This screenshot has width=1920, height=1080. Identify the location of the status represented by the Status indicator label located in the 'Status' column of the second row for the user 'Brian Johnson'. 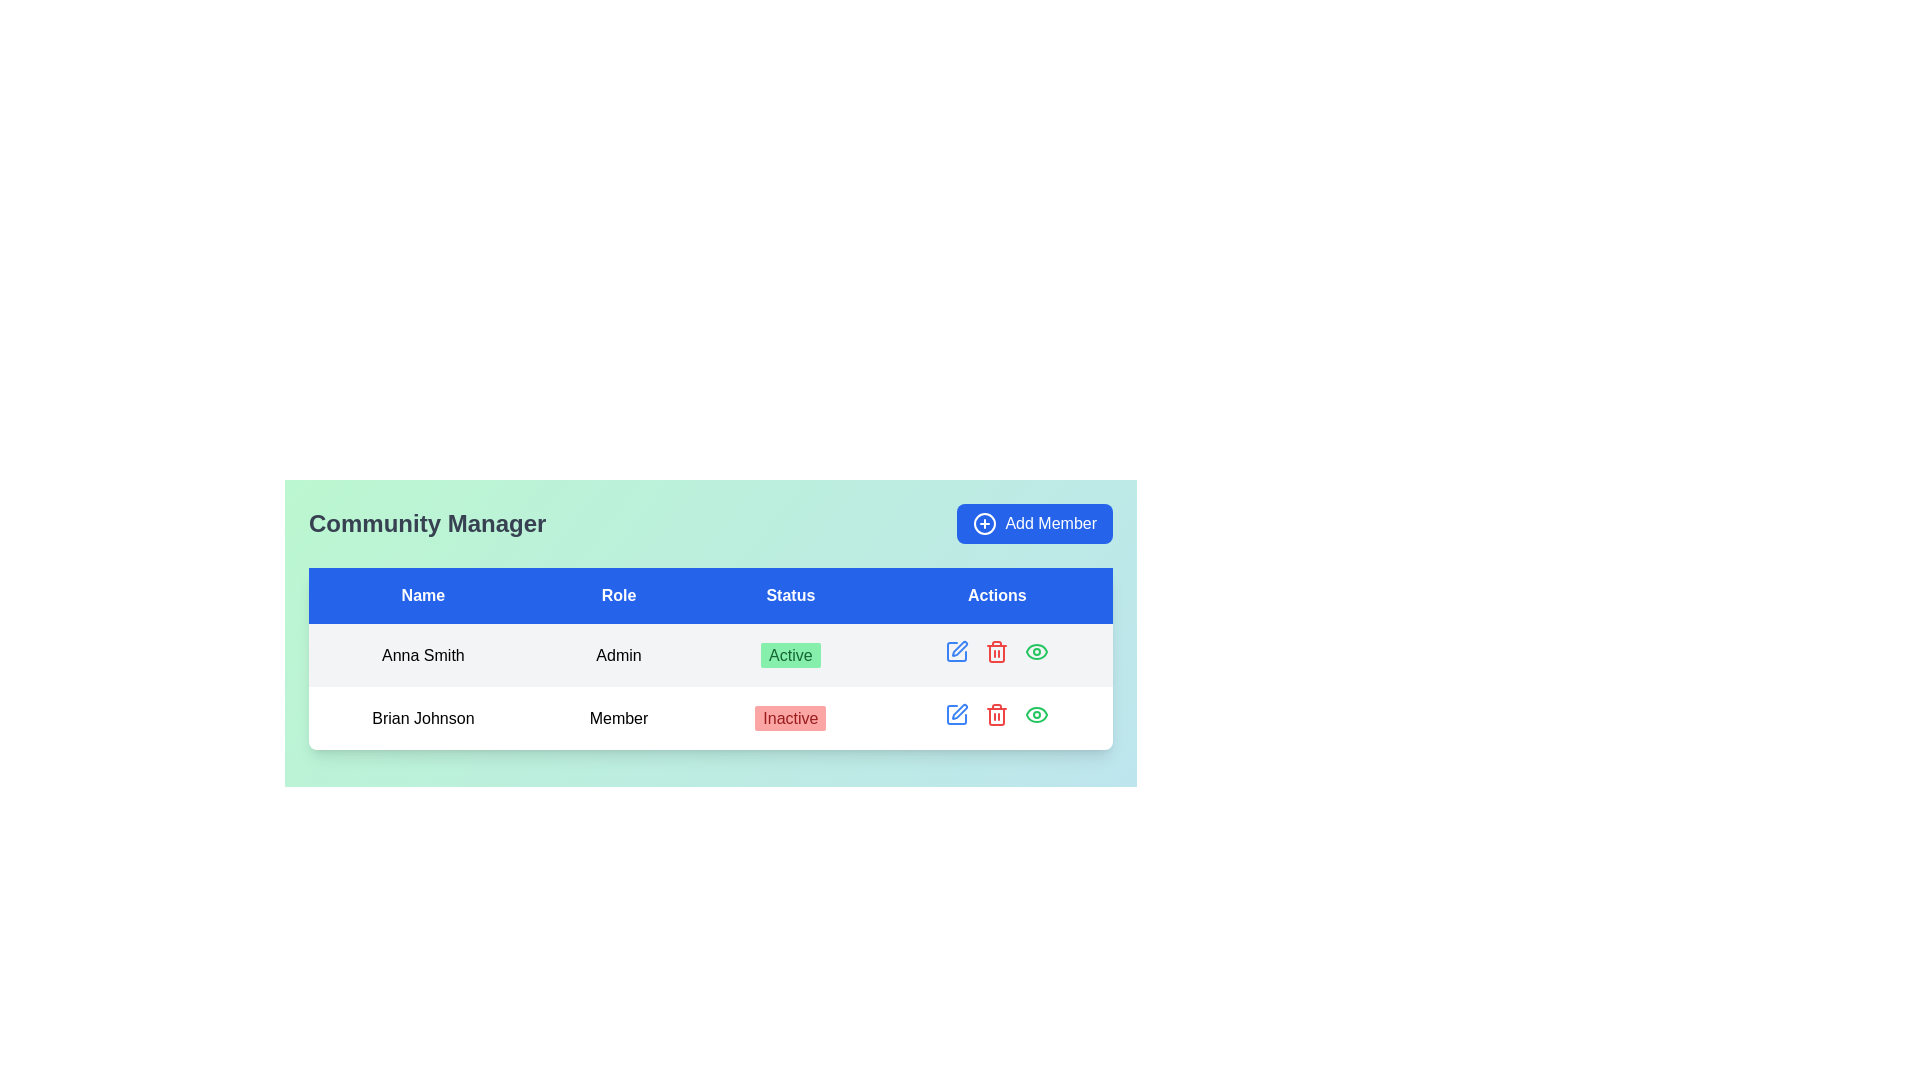
(789, 716).